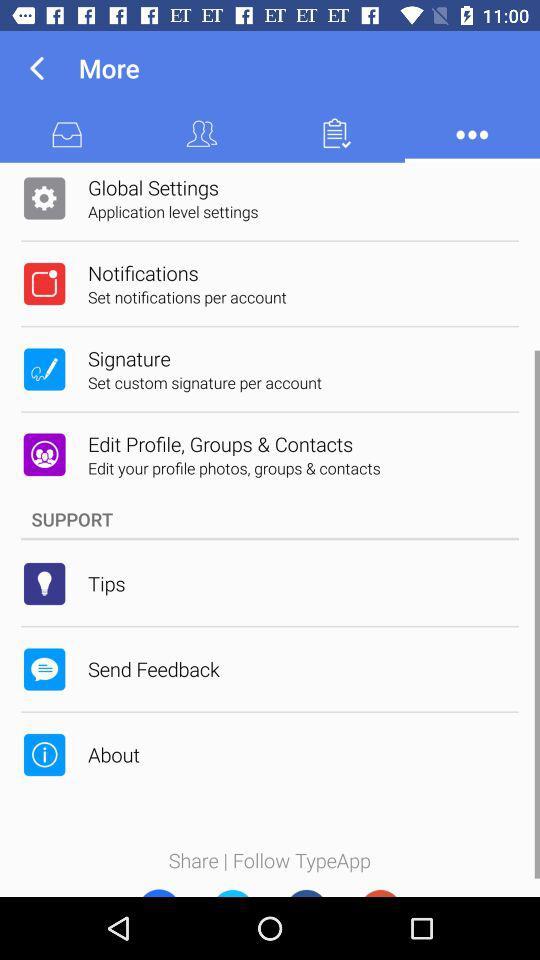 The width and height of the screenshot is (540, 960). I want to click on the tips icon, so click(106, 583).